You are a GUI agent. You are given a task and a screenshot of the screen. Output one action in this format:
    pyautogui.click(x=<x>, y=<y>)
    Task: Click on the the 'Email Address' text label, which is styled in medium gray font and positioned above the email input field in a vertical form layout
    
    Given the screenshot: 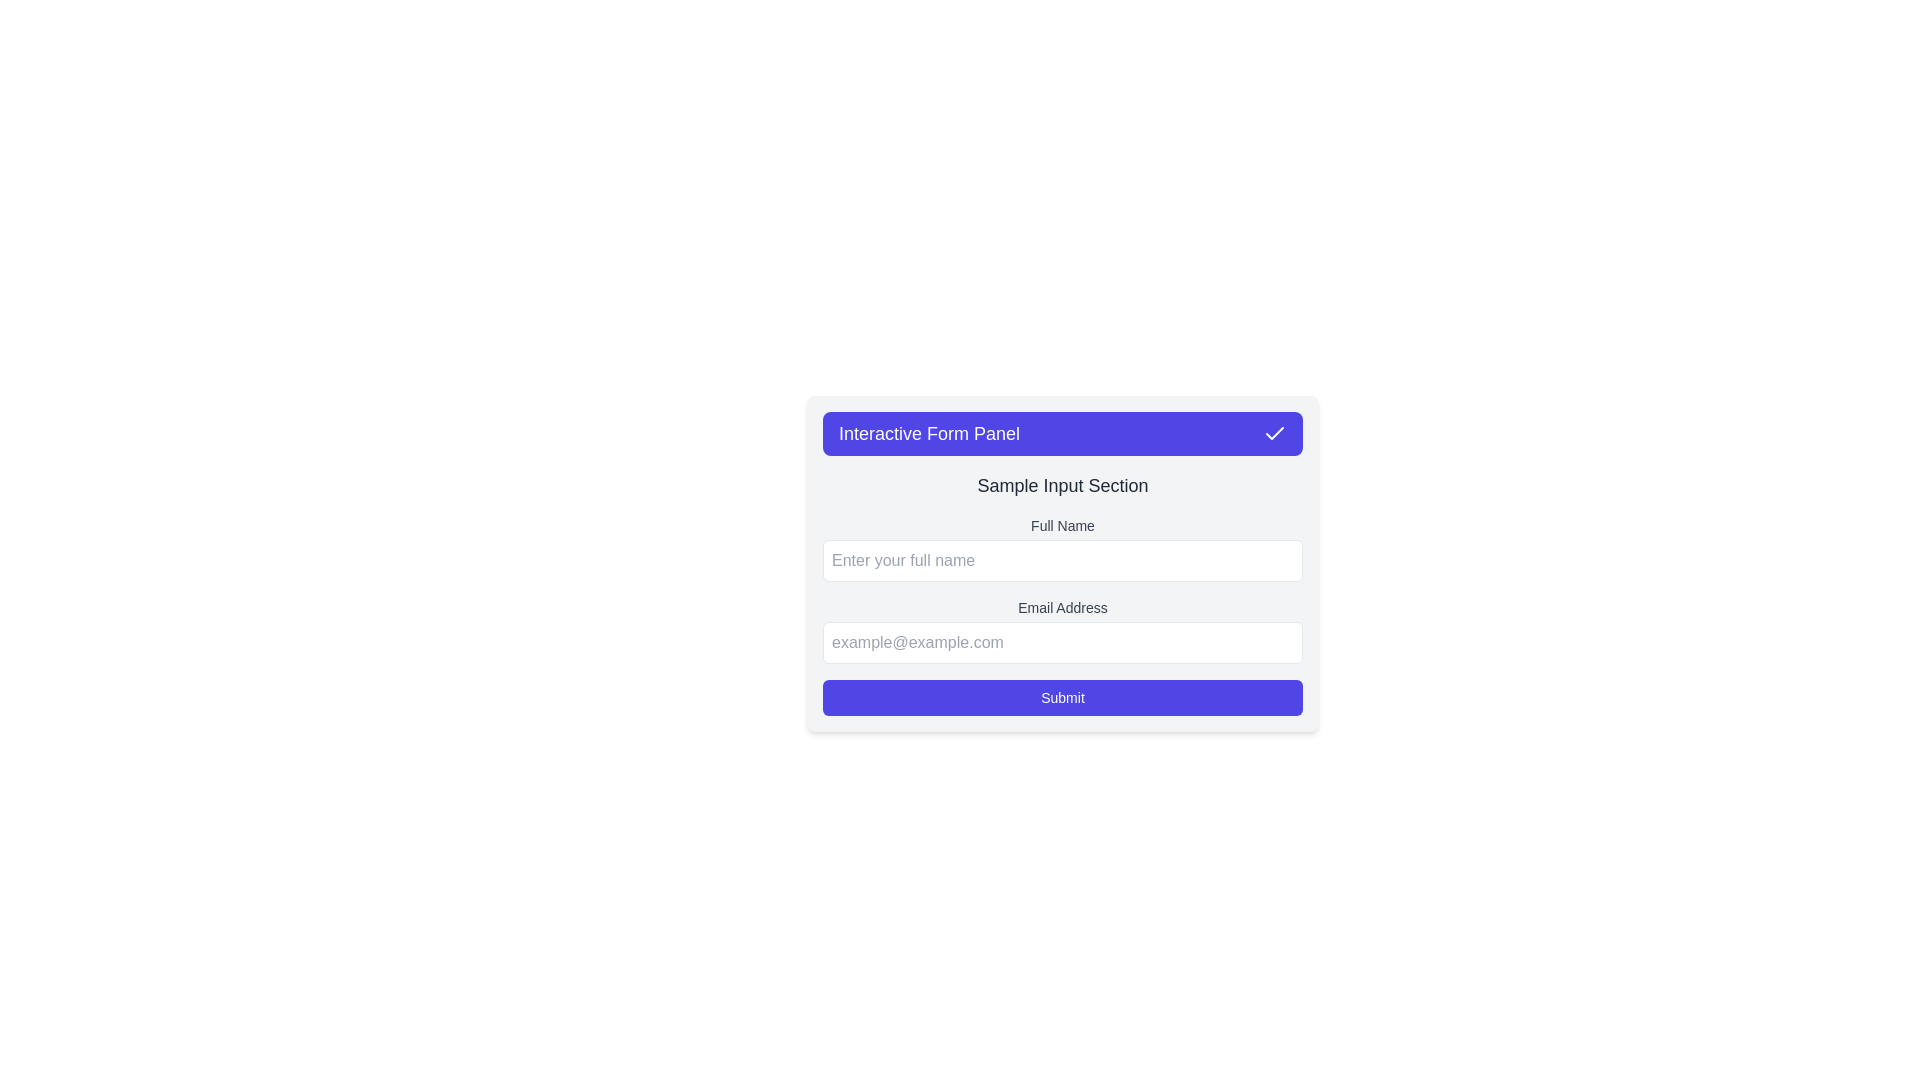 What is the action you would take?
    pyautogui.click(x=1061, y=607)
    